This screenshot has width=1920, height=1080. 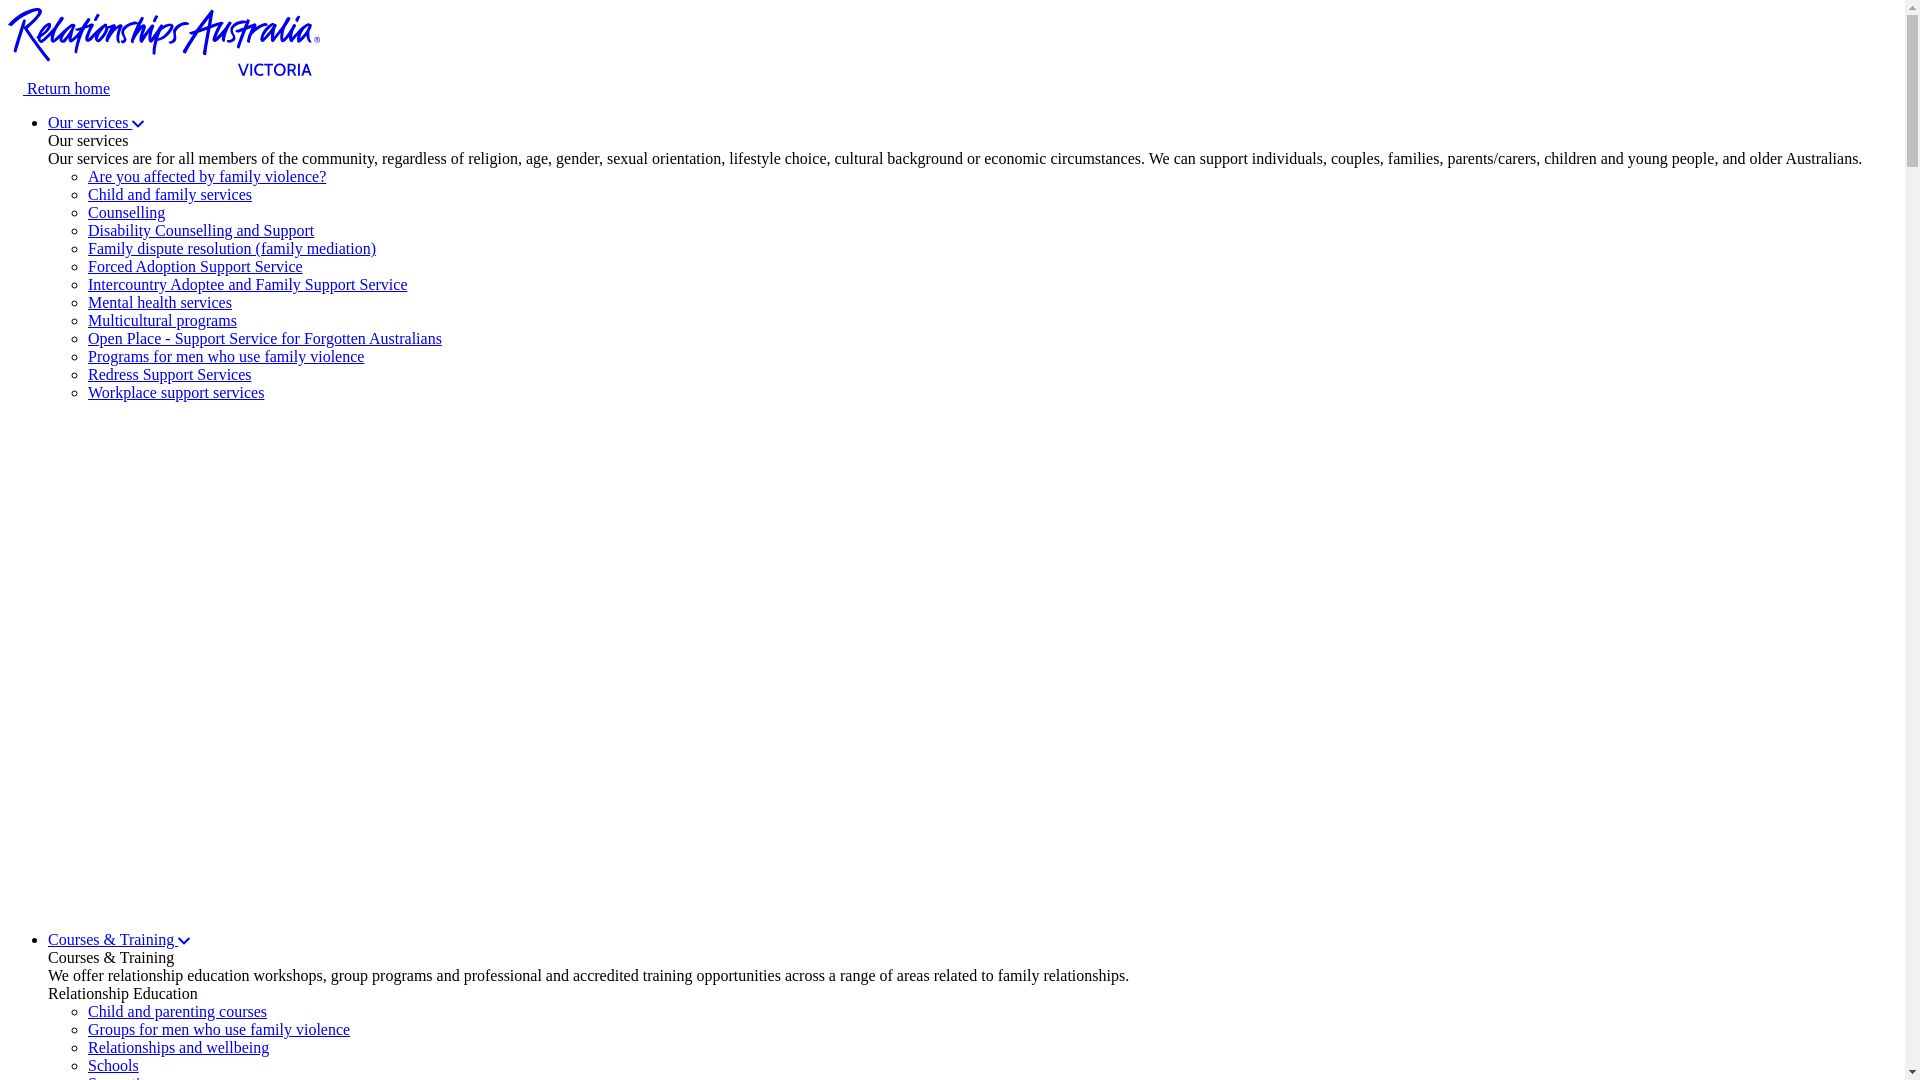 I want to click on 'Counselling', so click(x=125, y=212).